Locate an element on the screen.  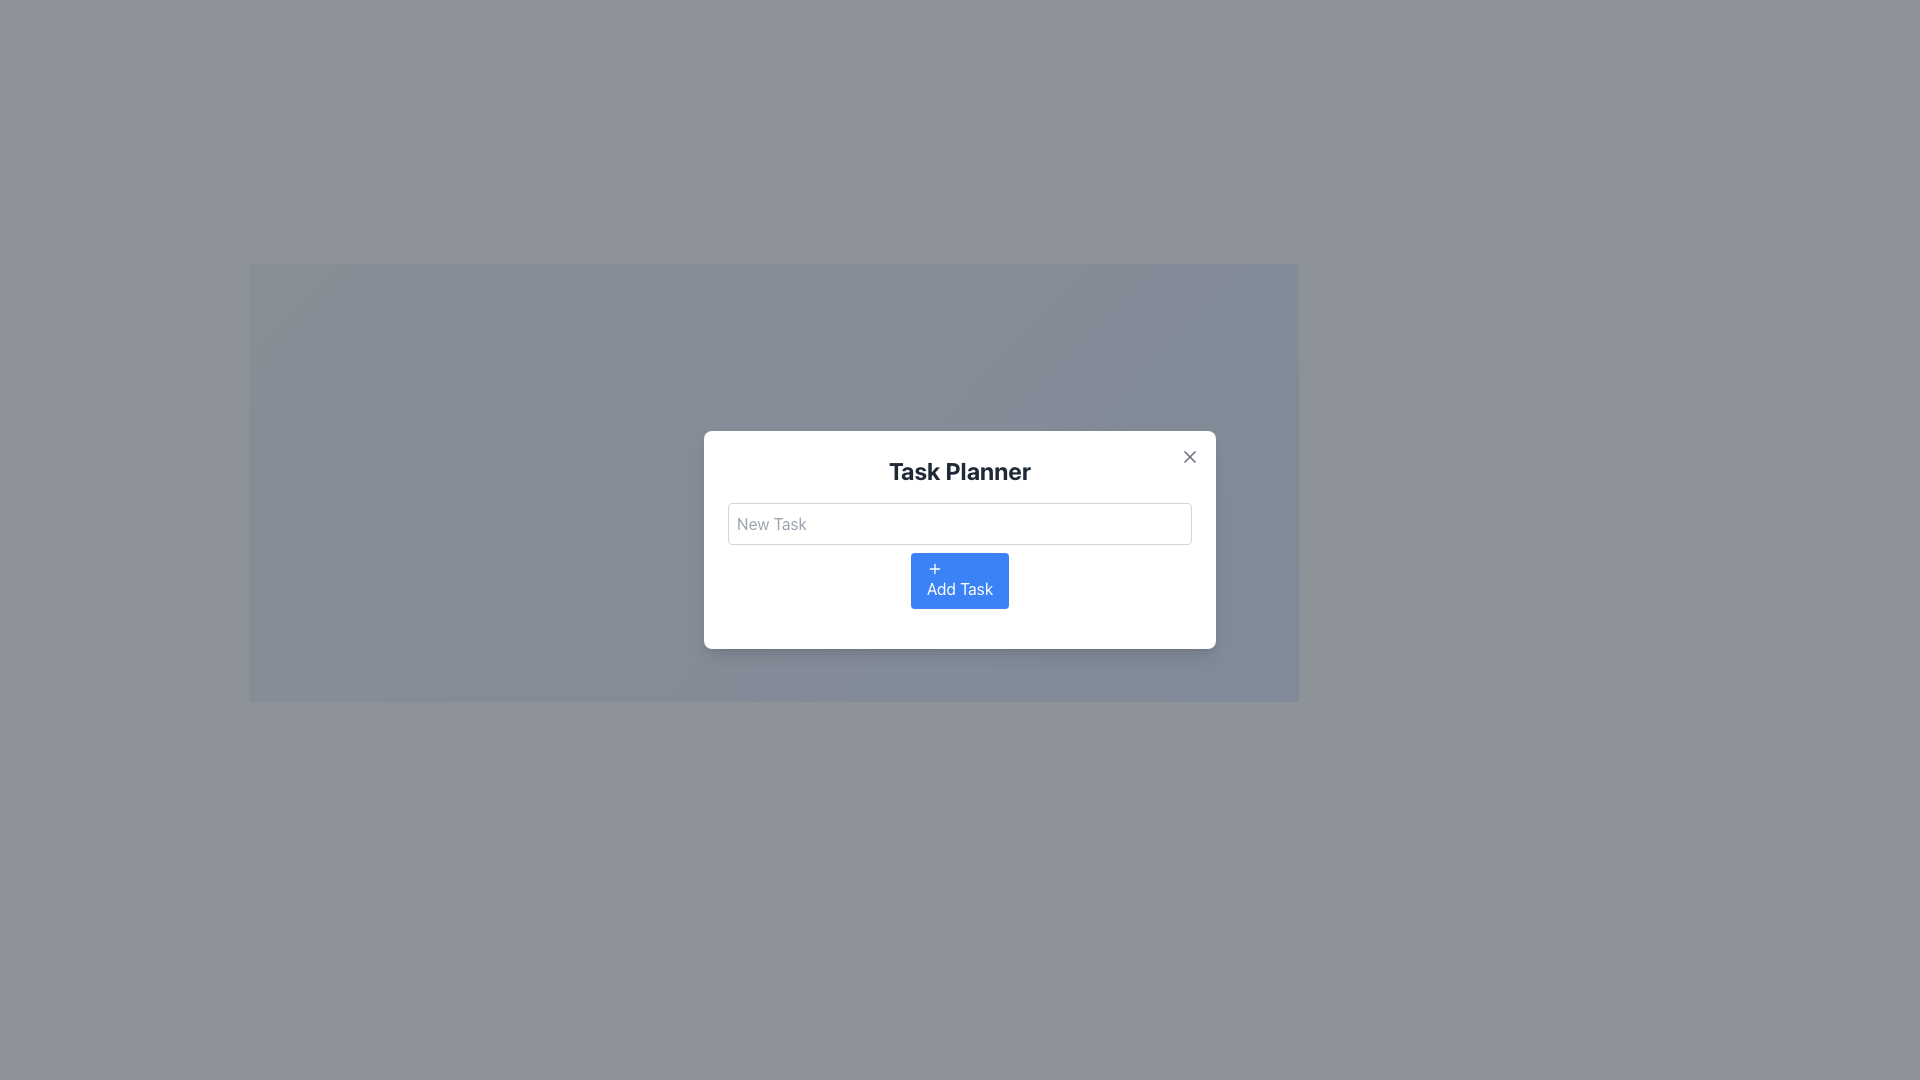
the Text Label that serves as a header for the modal dialog, located at the top of the modal box and centered horizontally is located at coordinates (960, 470).